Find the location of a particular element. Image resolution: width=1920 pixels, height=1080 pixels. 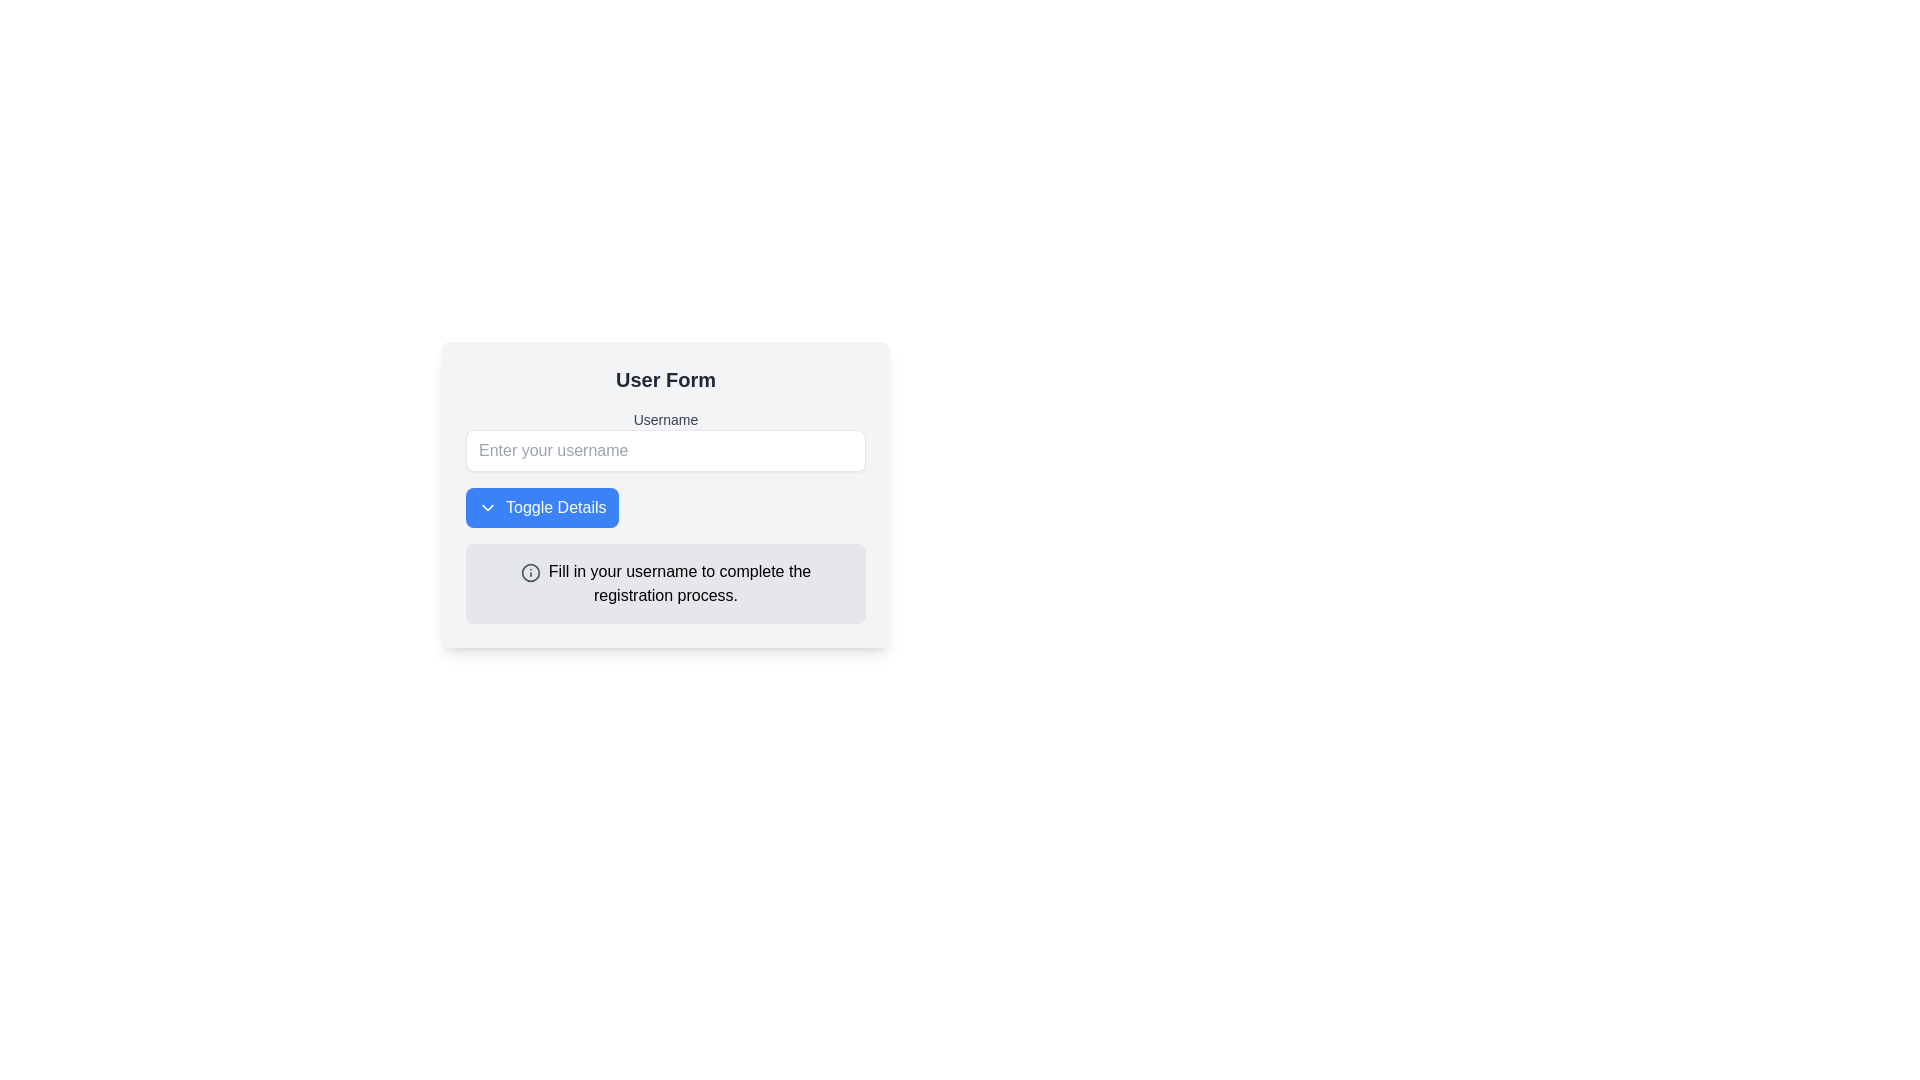

the Information Icon located to the left of the text block within the content box, which serves as a visual cue for additional guidance or instruction is located at coordinates (530, 572).